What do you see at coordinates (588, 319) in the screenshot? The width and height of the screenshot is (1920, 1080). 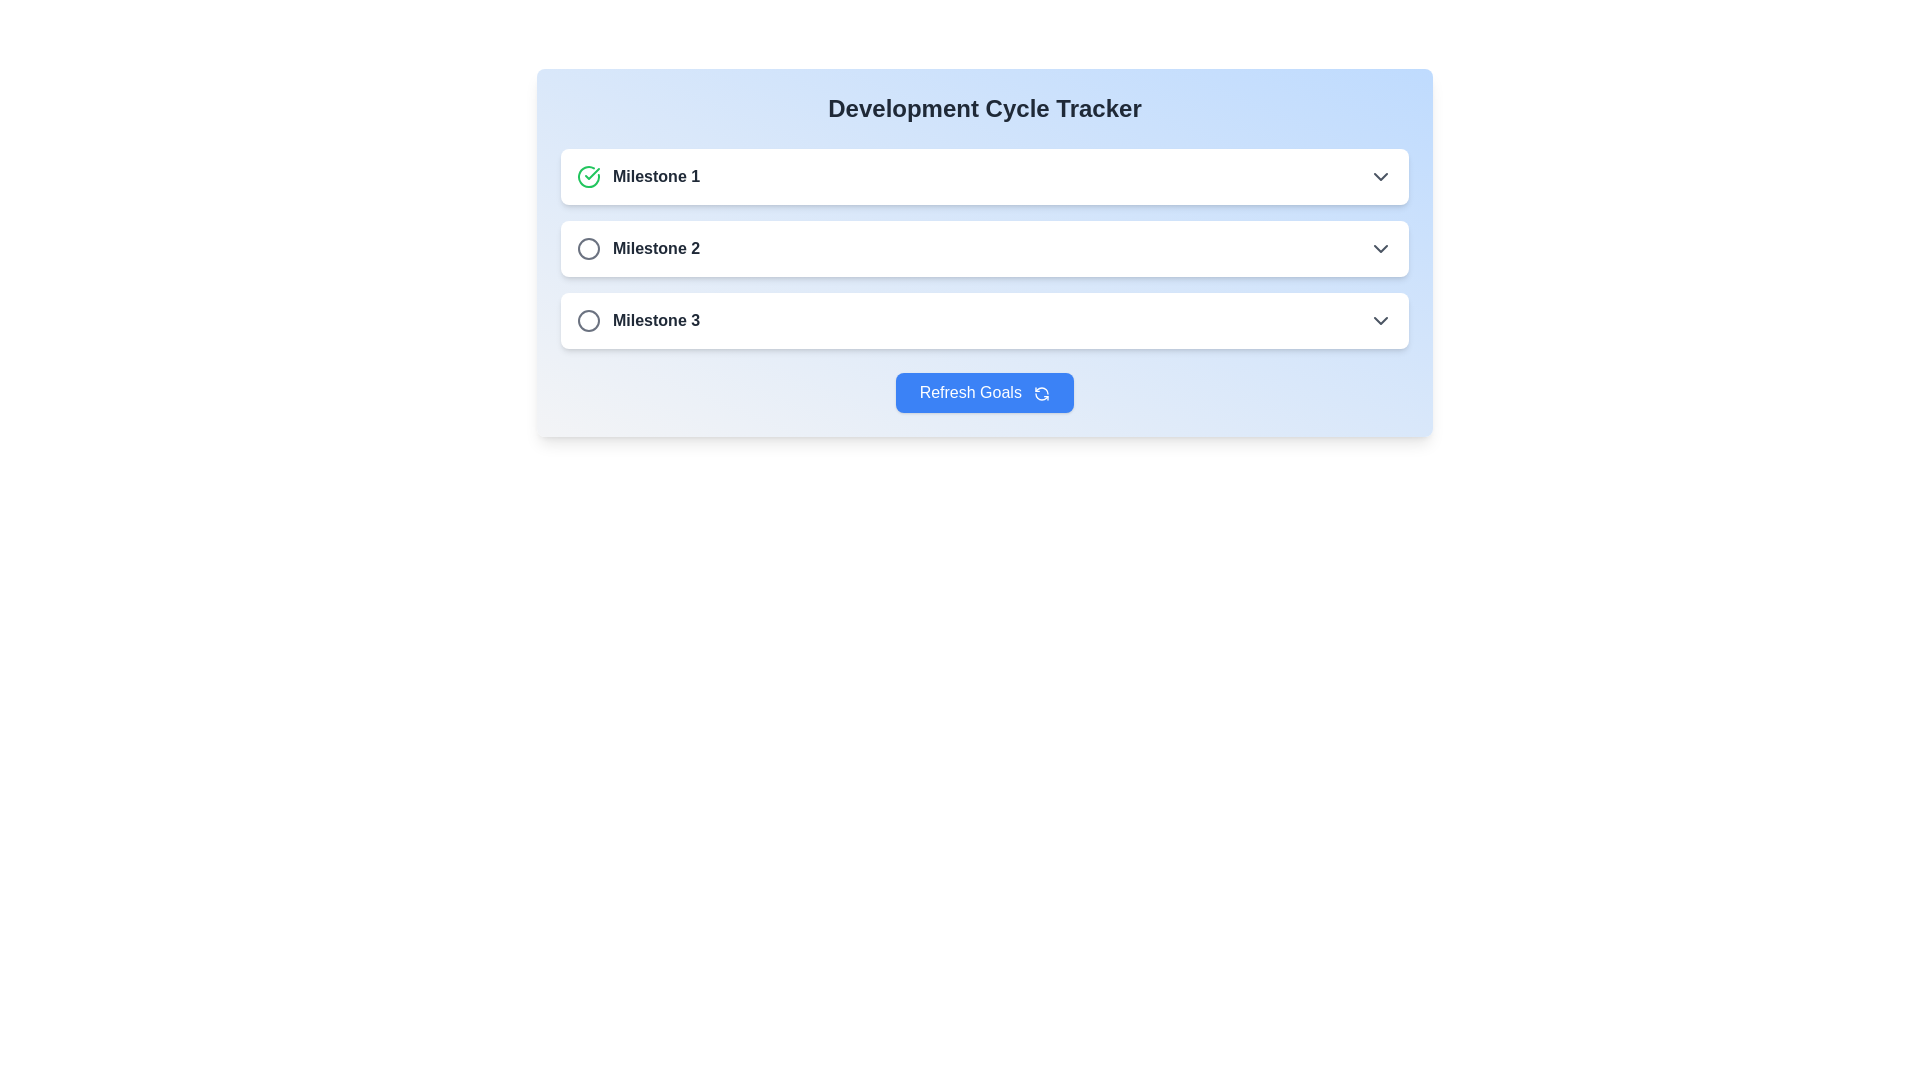 I see `the appearance of the Circle icon located adjacent to the text 'Milestone 3' in the Development Cycle Tracker list` at bounding box center [588, 319].